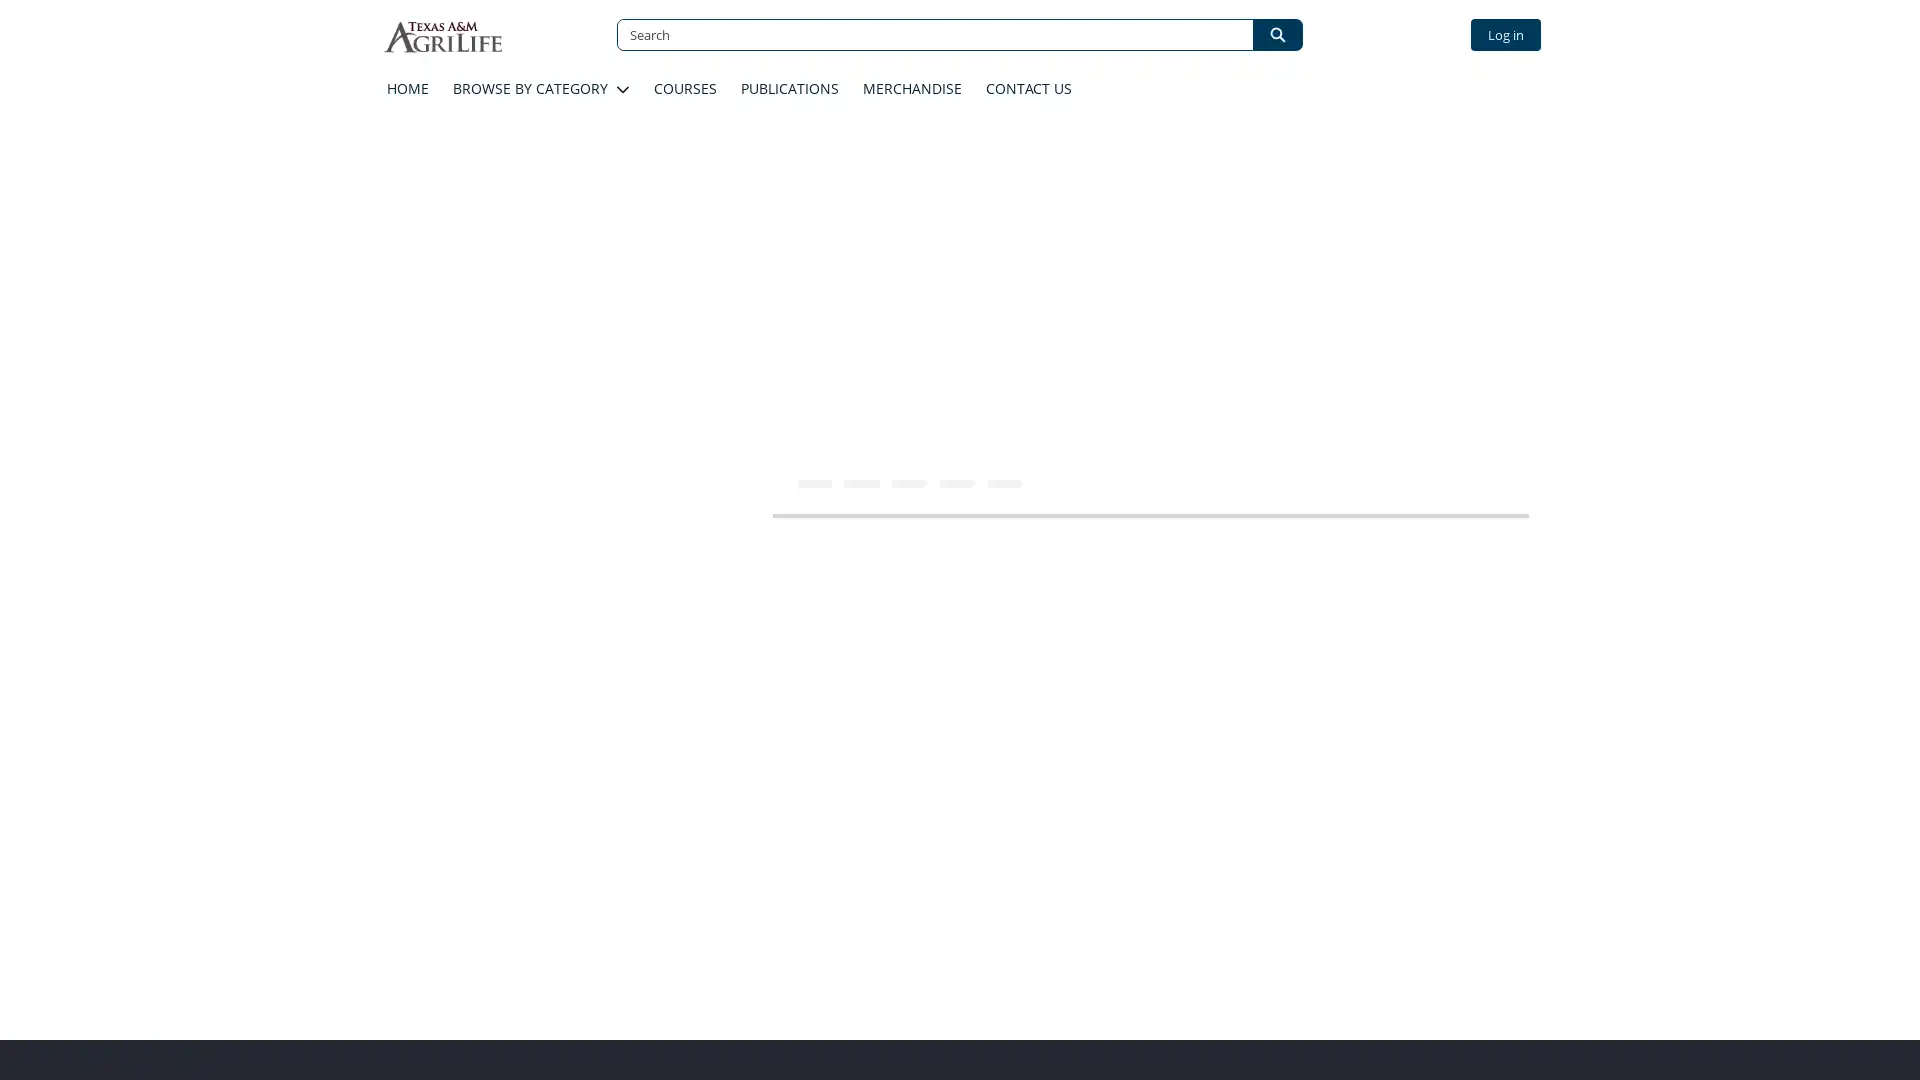 Image resolution: width=1920 pixels, height=1080 pixels. I want to click on BROWSE BY CATEGORY, so click(541, 87).